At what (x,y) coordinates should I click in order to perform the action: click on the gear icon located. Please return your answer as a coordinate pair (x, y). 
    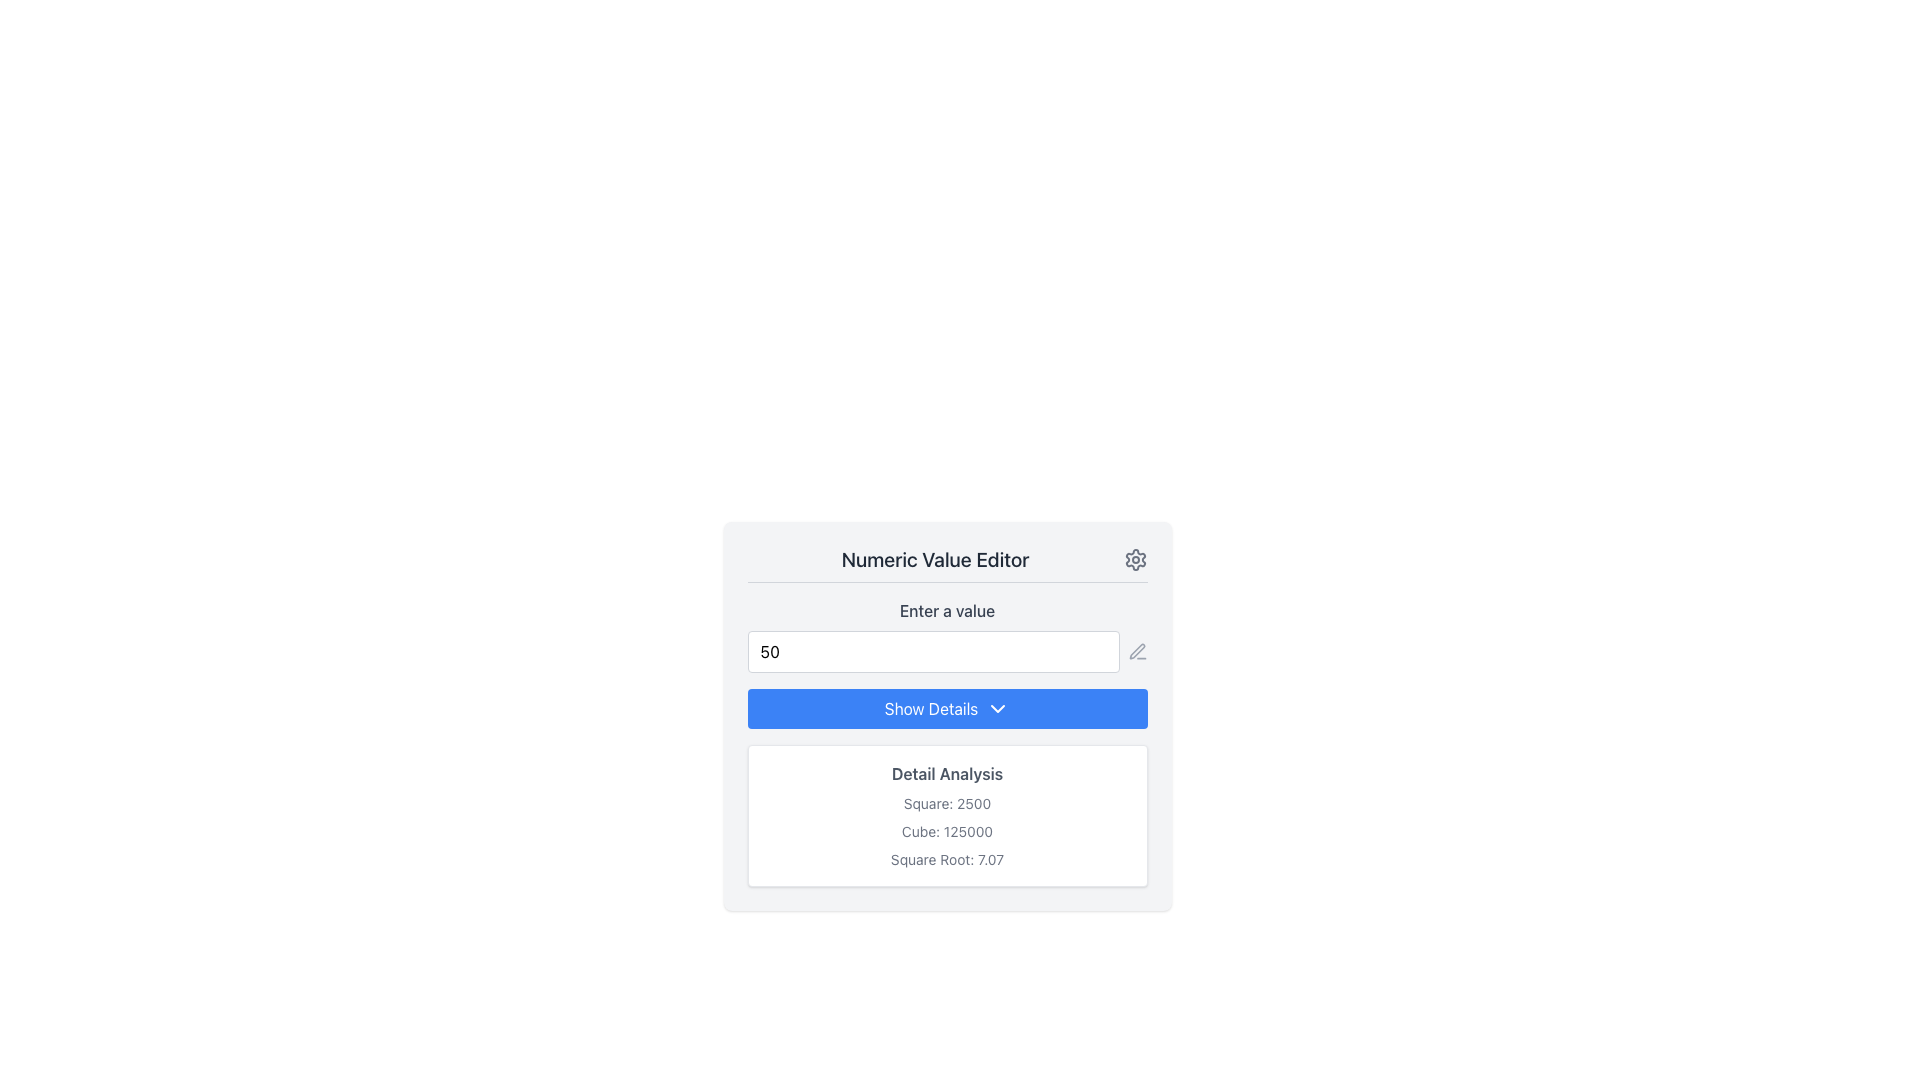
    Looking at the image, I should click on (1135, 559).